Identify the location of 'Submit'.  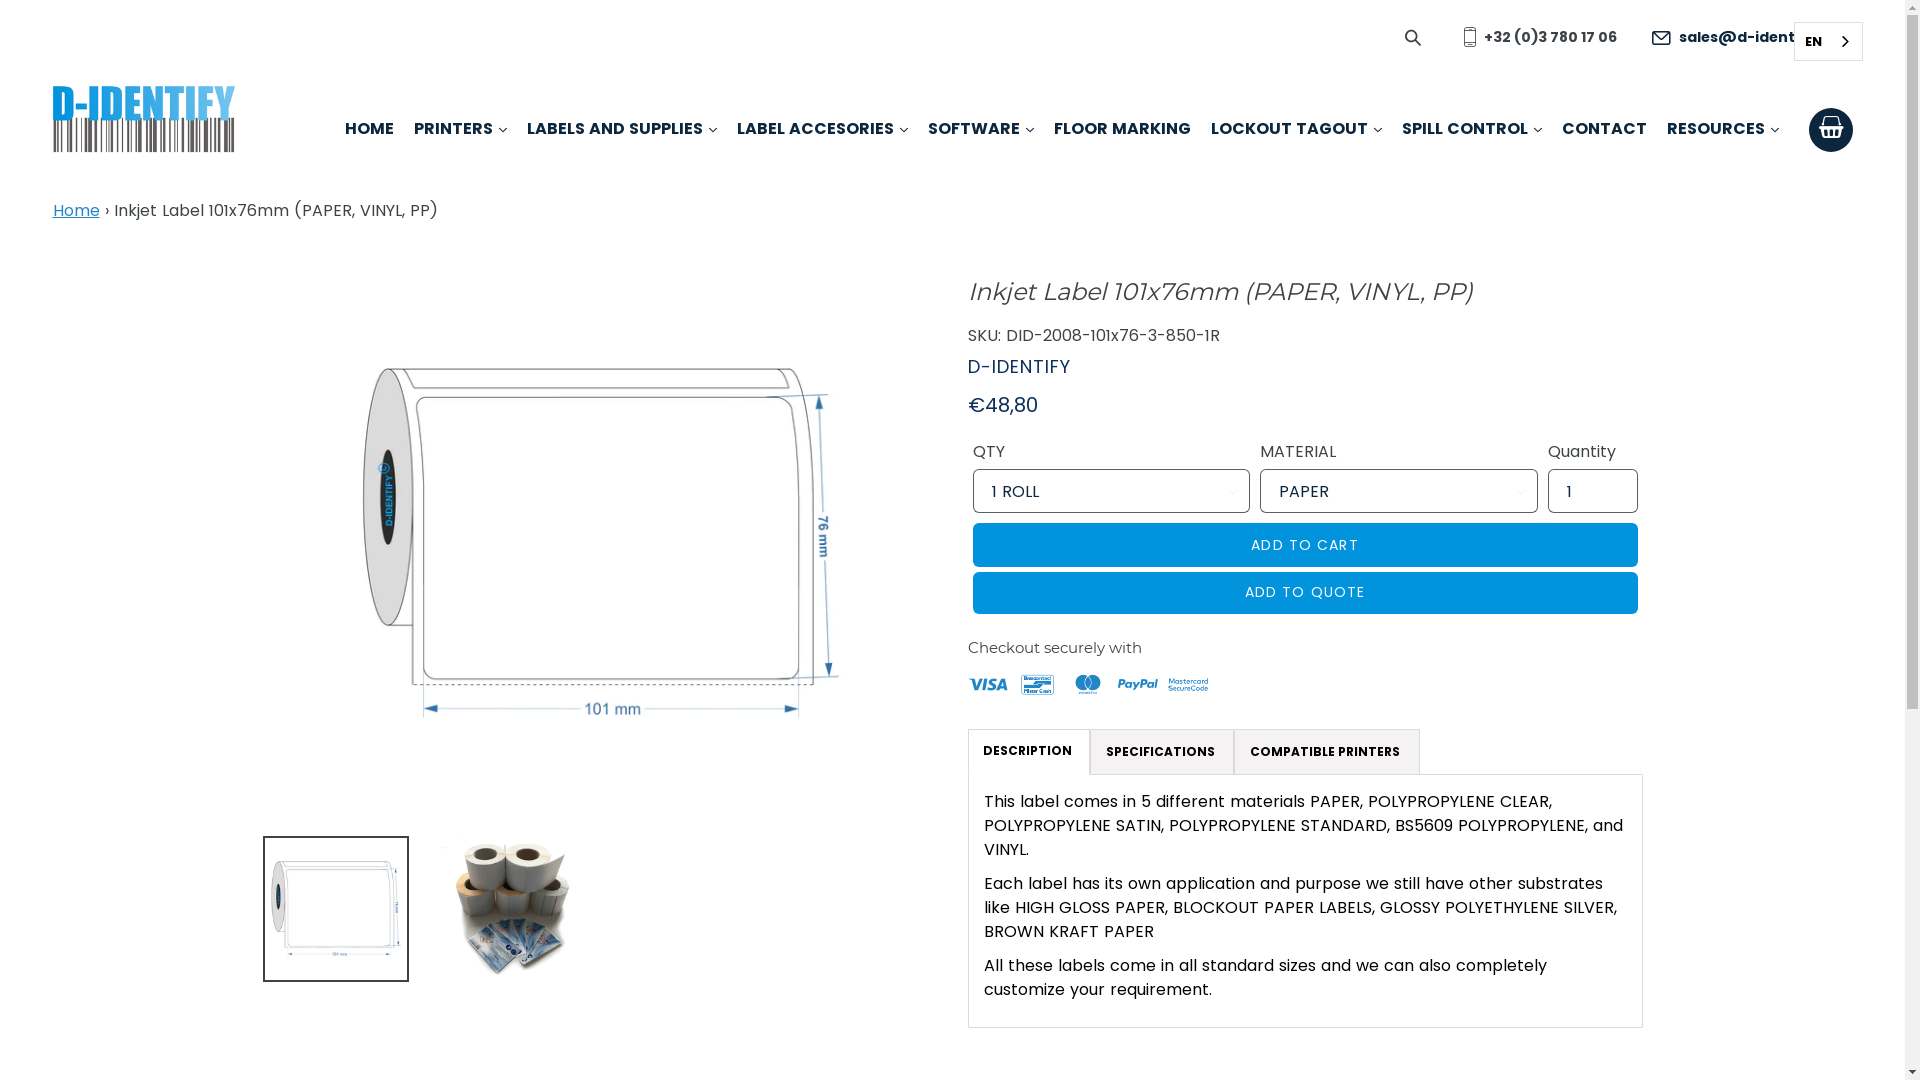
(1413, 36).